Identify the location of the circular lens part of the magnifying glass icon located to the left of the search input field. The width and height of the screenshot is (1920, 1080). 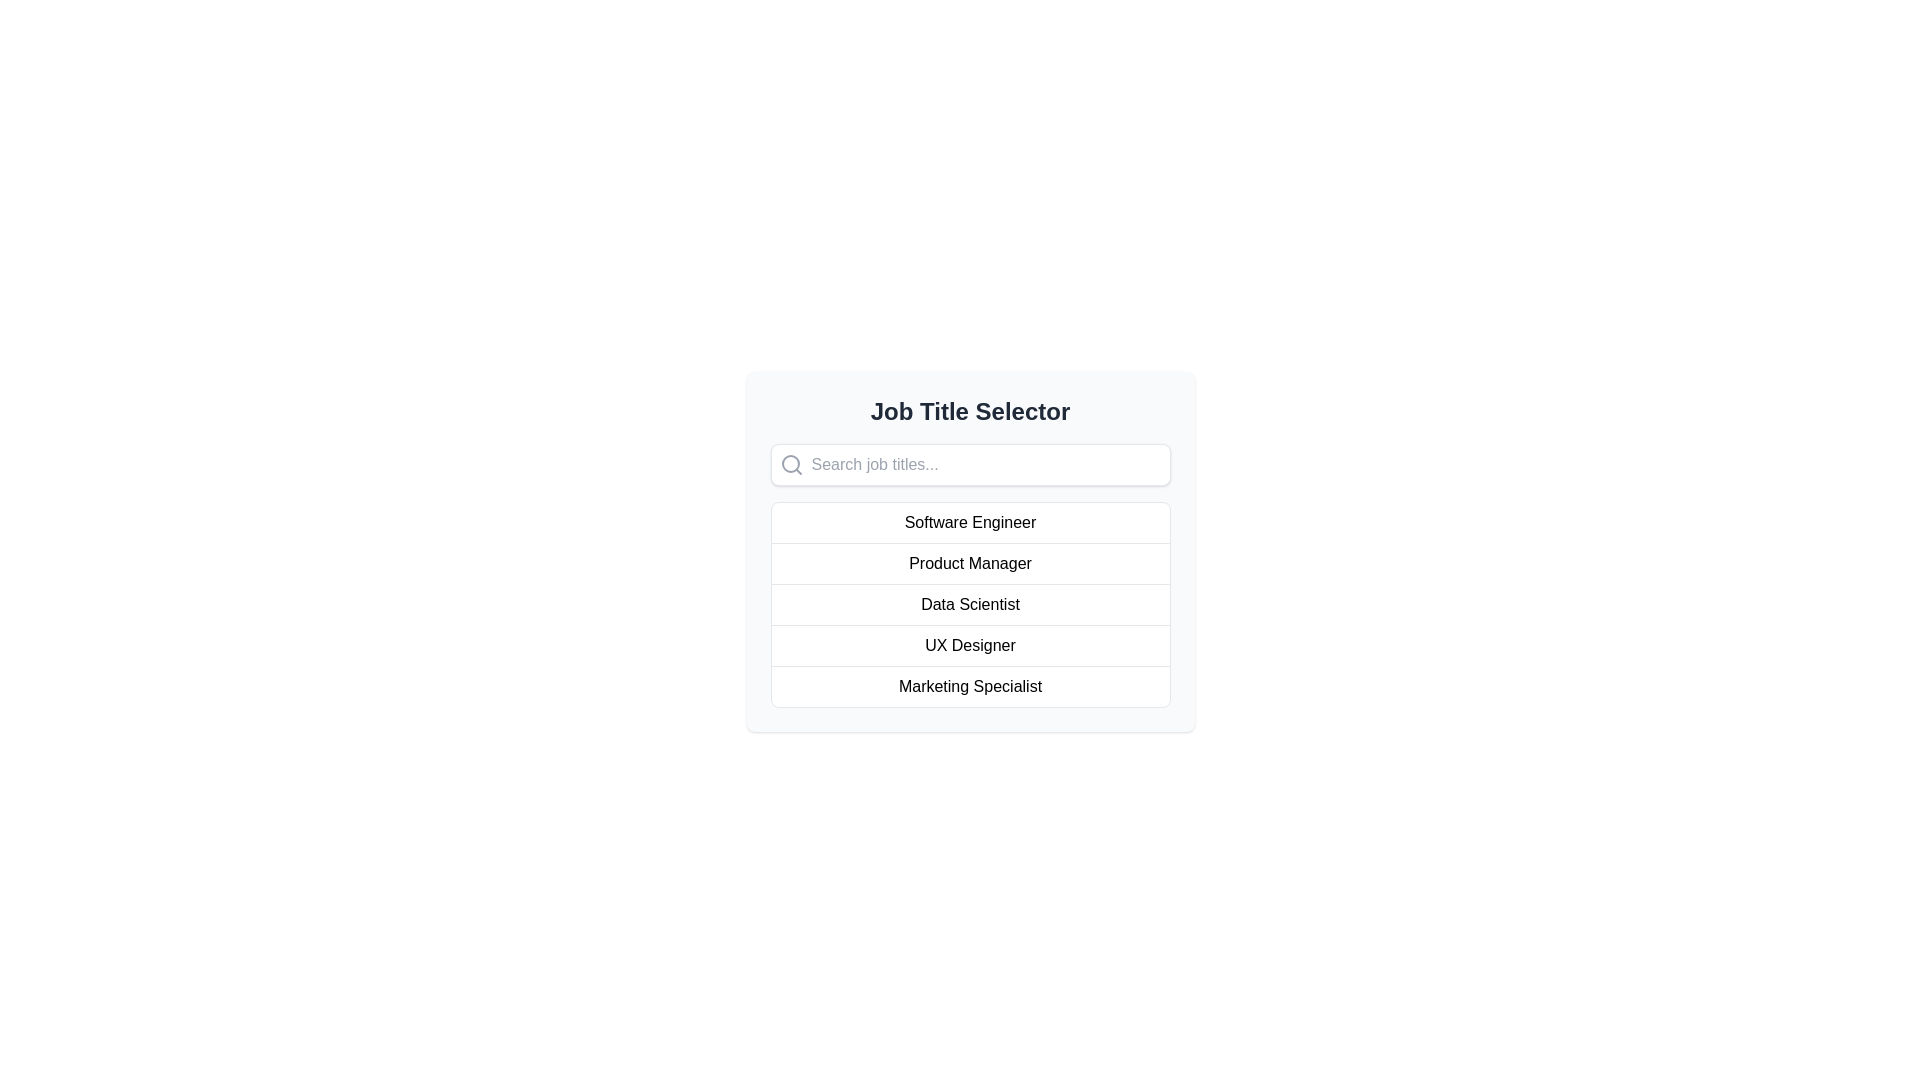
(789, 463).